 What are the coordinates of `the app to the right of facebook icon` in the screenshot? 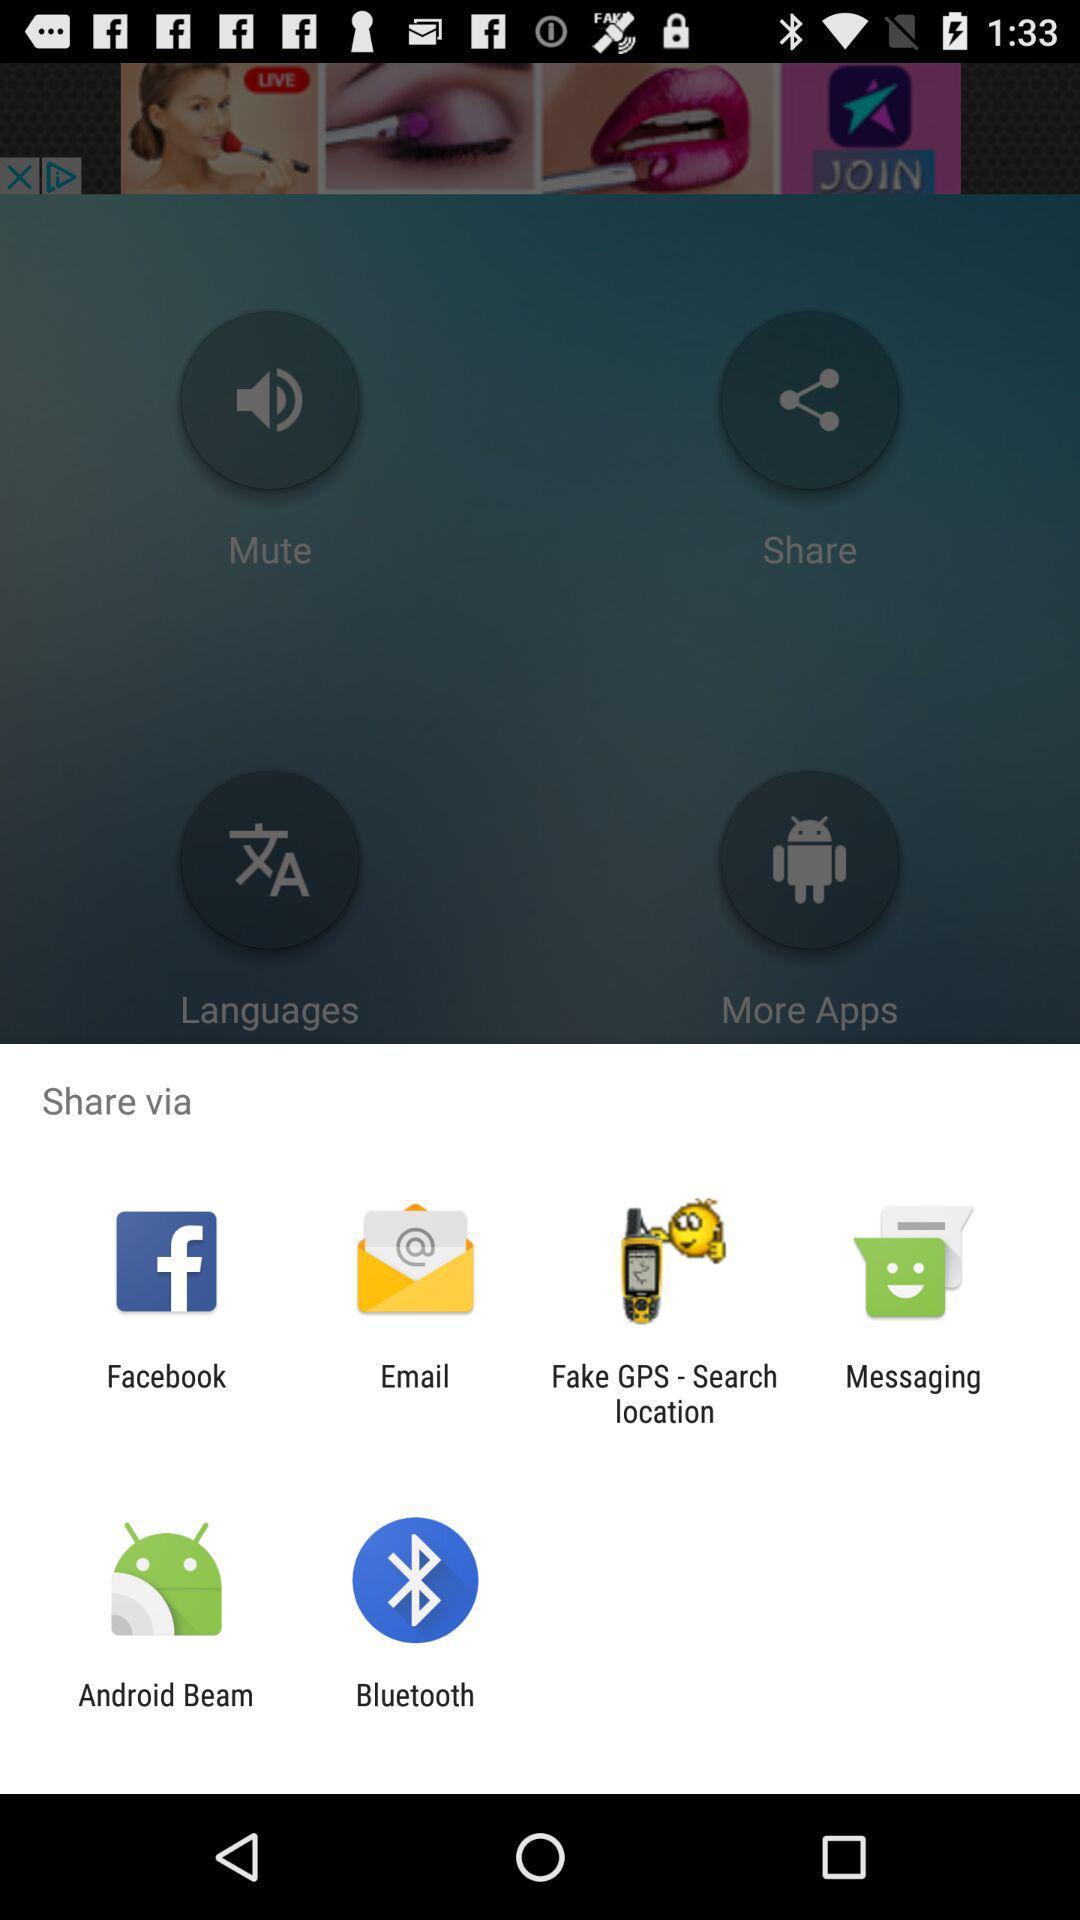 It's located at (414, 1392).